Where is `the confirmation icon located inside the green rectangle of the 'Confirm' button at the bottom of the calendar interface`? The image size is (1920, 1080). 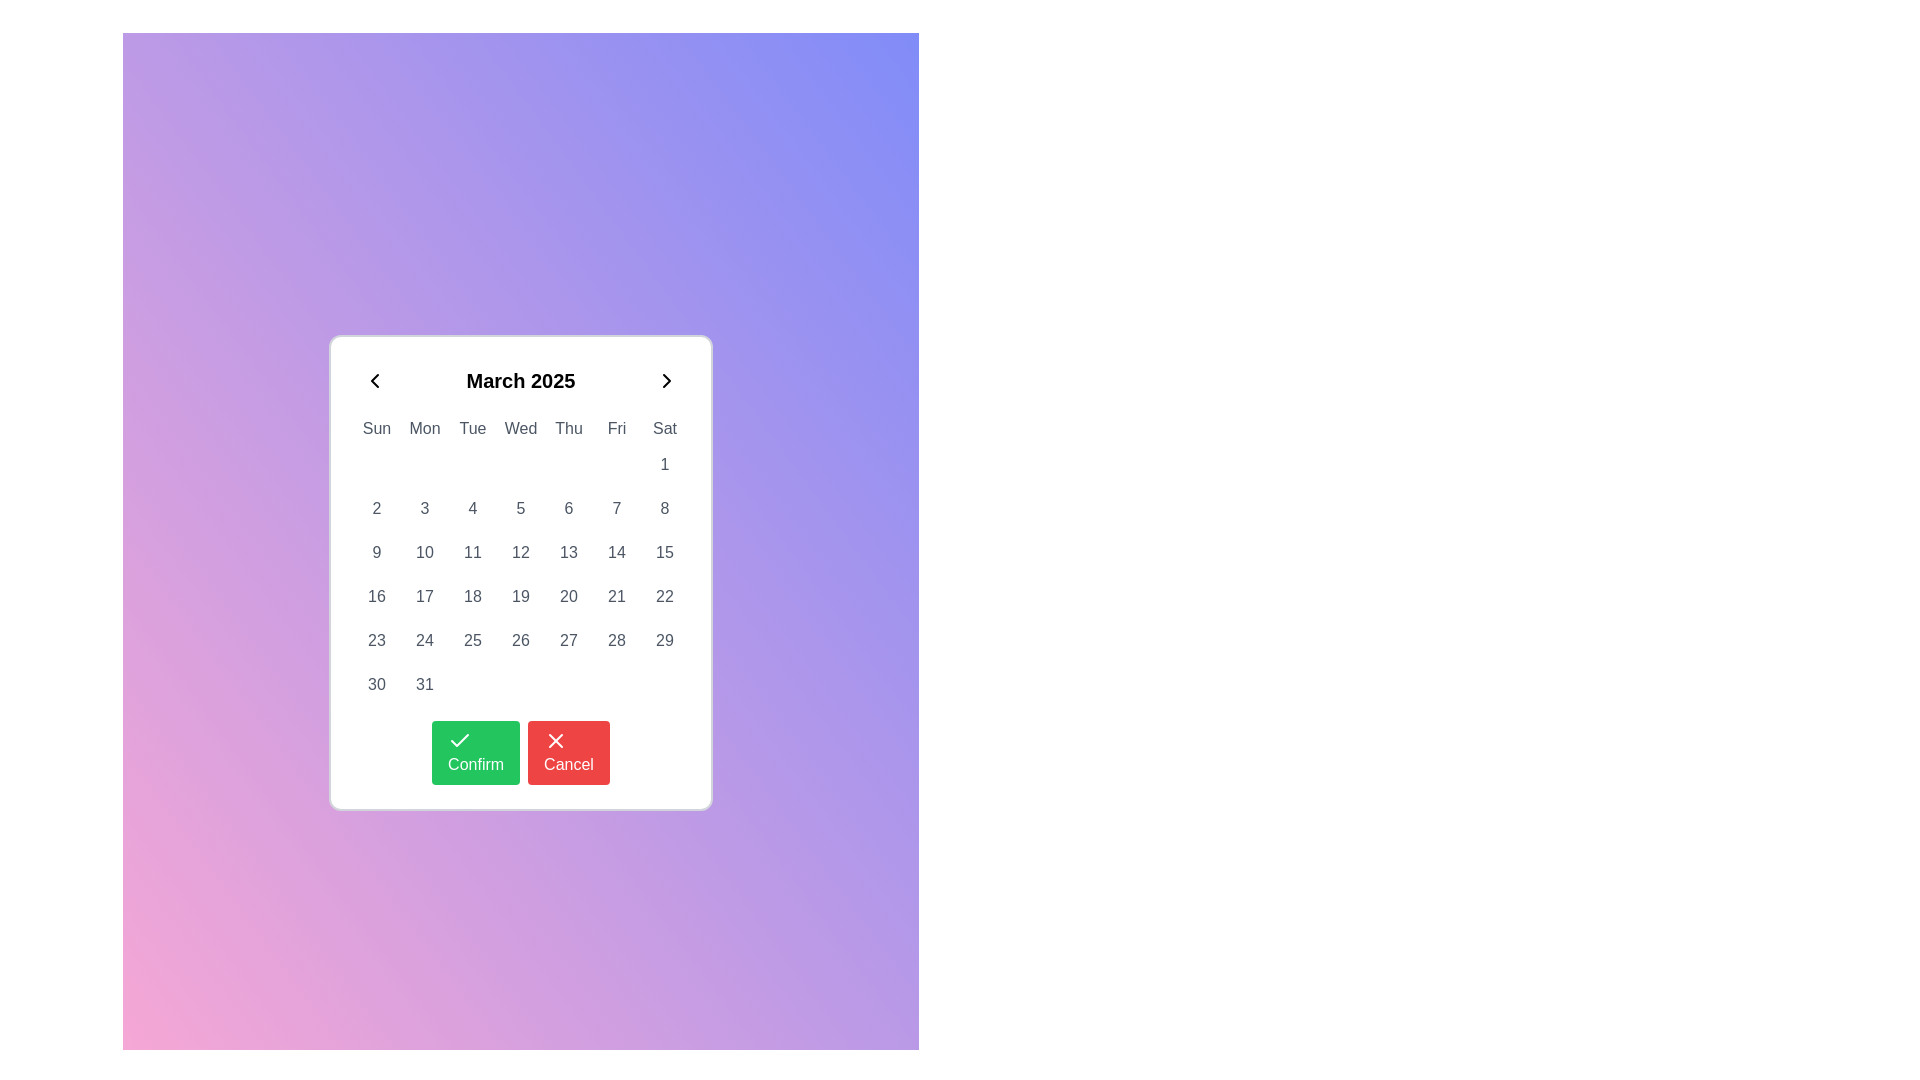
the confirmation icon located inside the green rectangle of the 'Confirm' button at the bottom of the calendar interface is located at coordinates (459, 740).